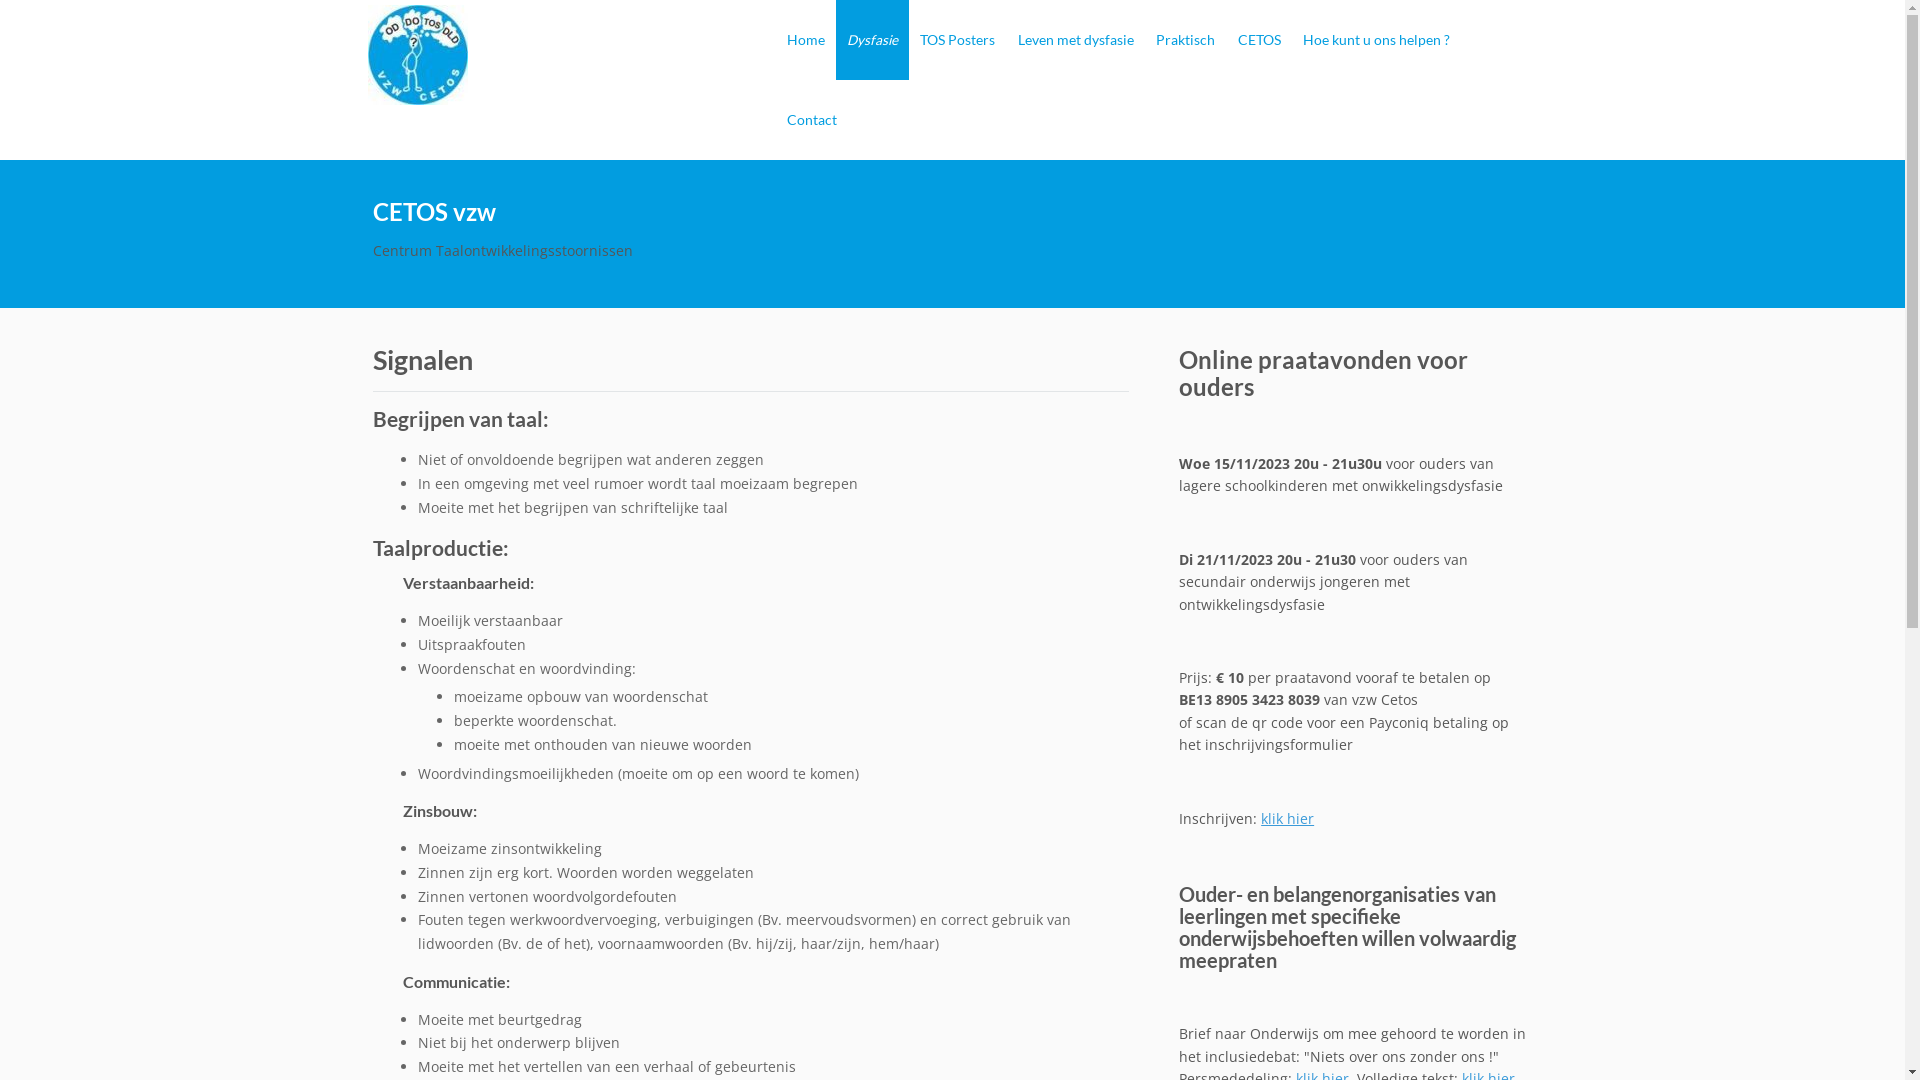  Describe the element at coordinates (1145, 39) in the screenshot. I see `'Praktisch'` at that location.